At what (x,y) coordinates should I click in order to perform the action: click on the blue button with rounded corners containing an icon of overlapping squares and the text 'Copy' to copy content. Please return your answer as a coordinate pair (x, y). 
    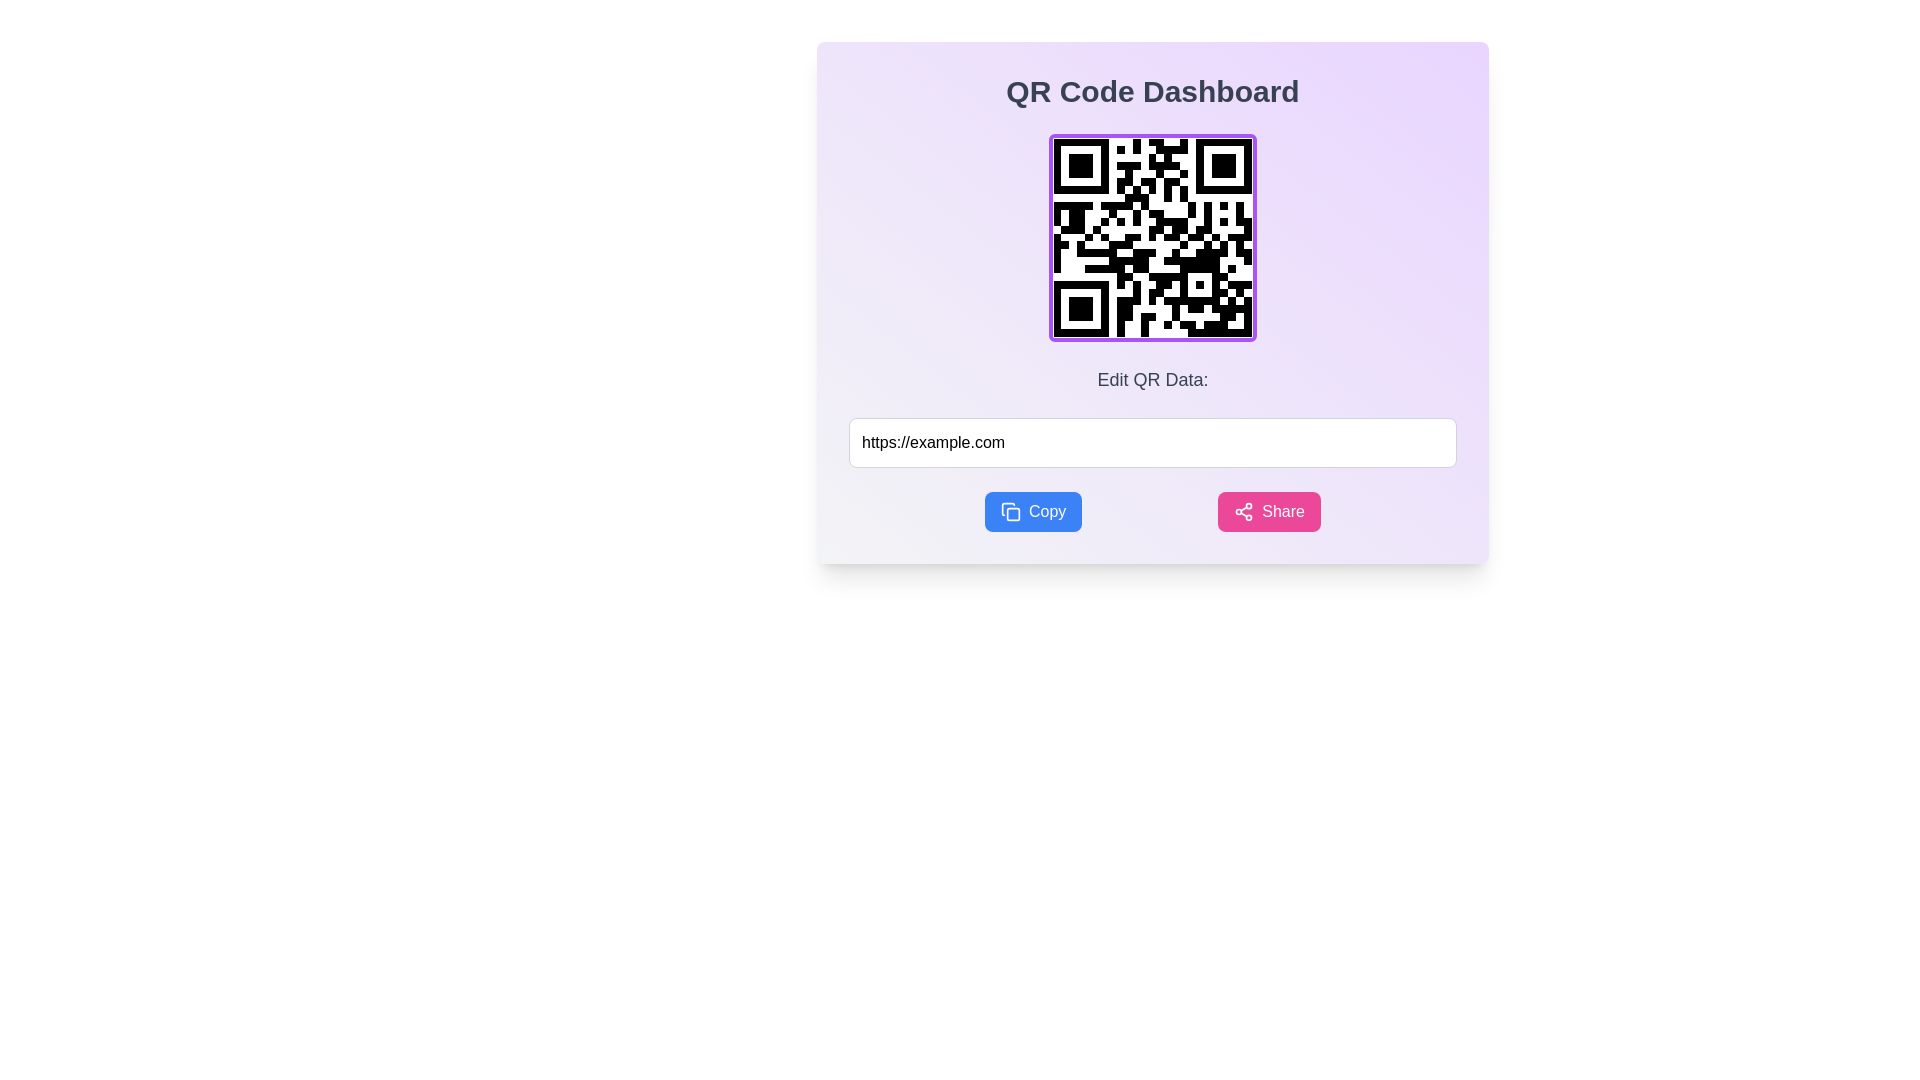
    Looking at the image, I should click on (1033, 511).